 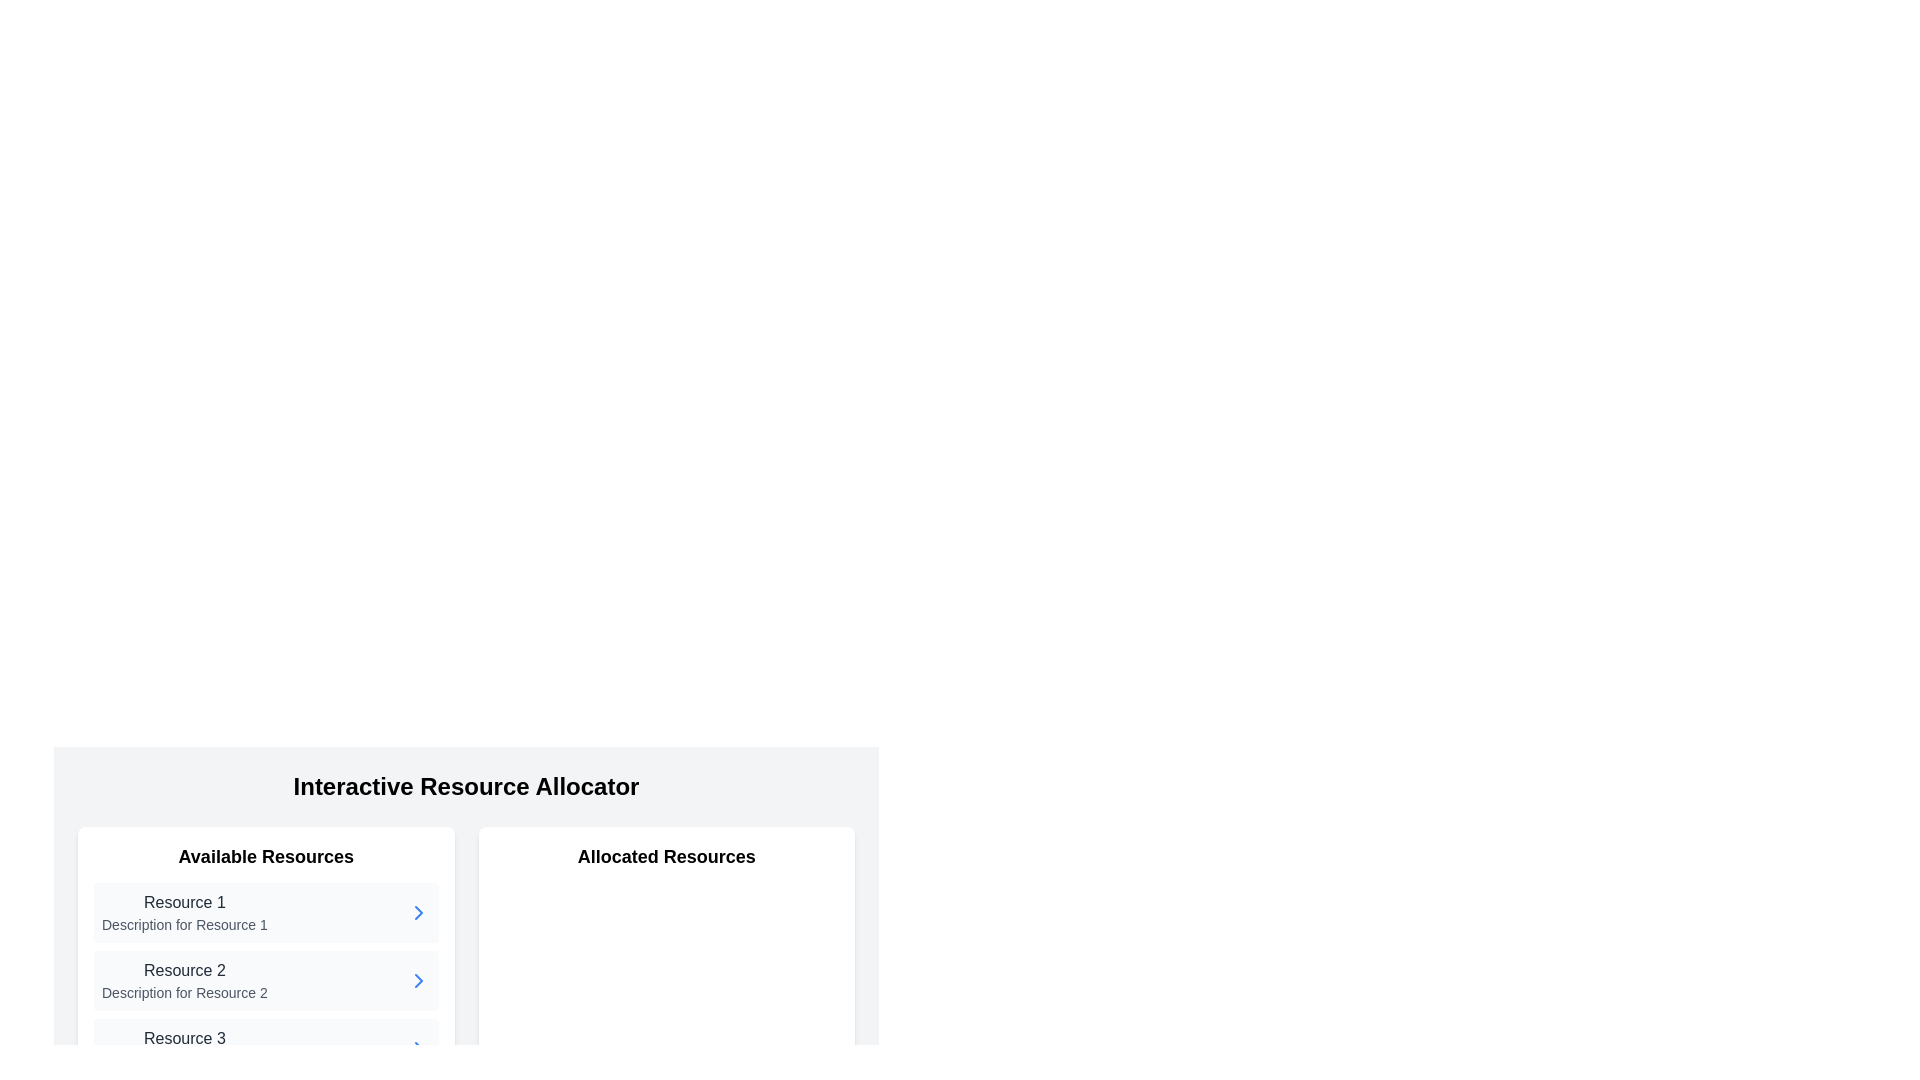 What do you see at coordinates (184, 925) in the screenshot?
I see `the descriptive Text label for 'Resource 1' located under the 'Available Resources' column, which provides additional information about the resource` at bounding box center [184, 925].